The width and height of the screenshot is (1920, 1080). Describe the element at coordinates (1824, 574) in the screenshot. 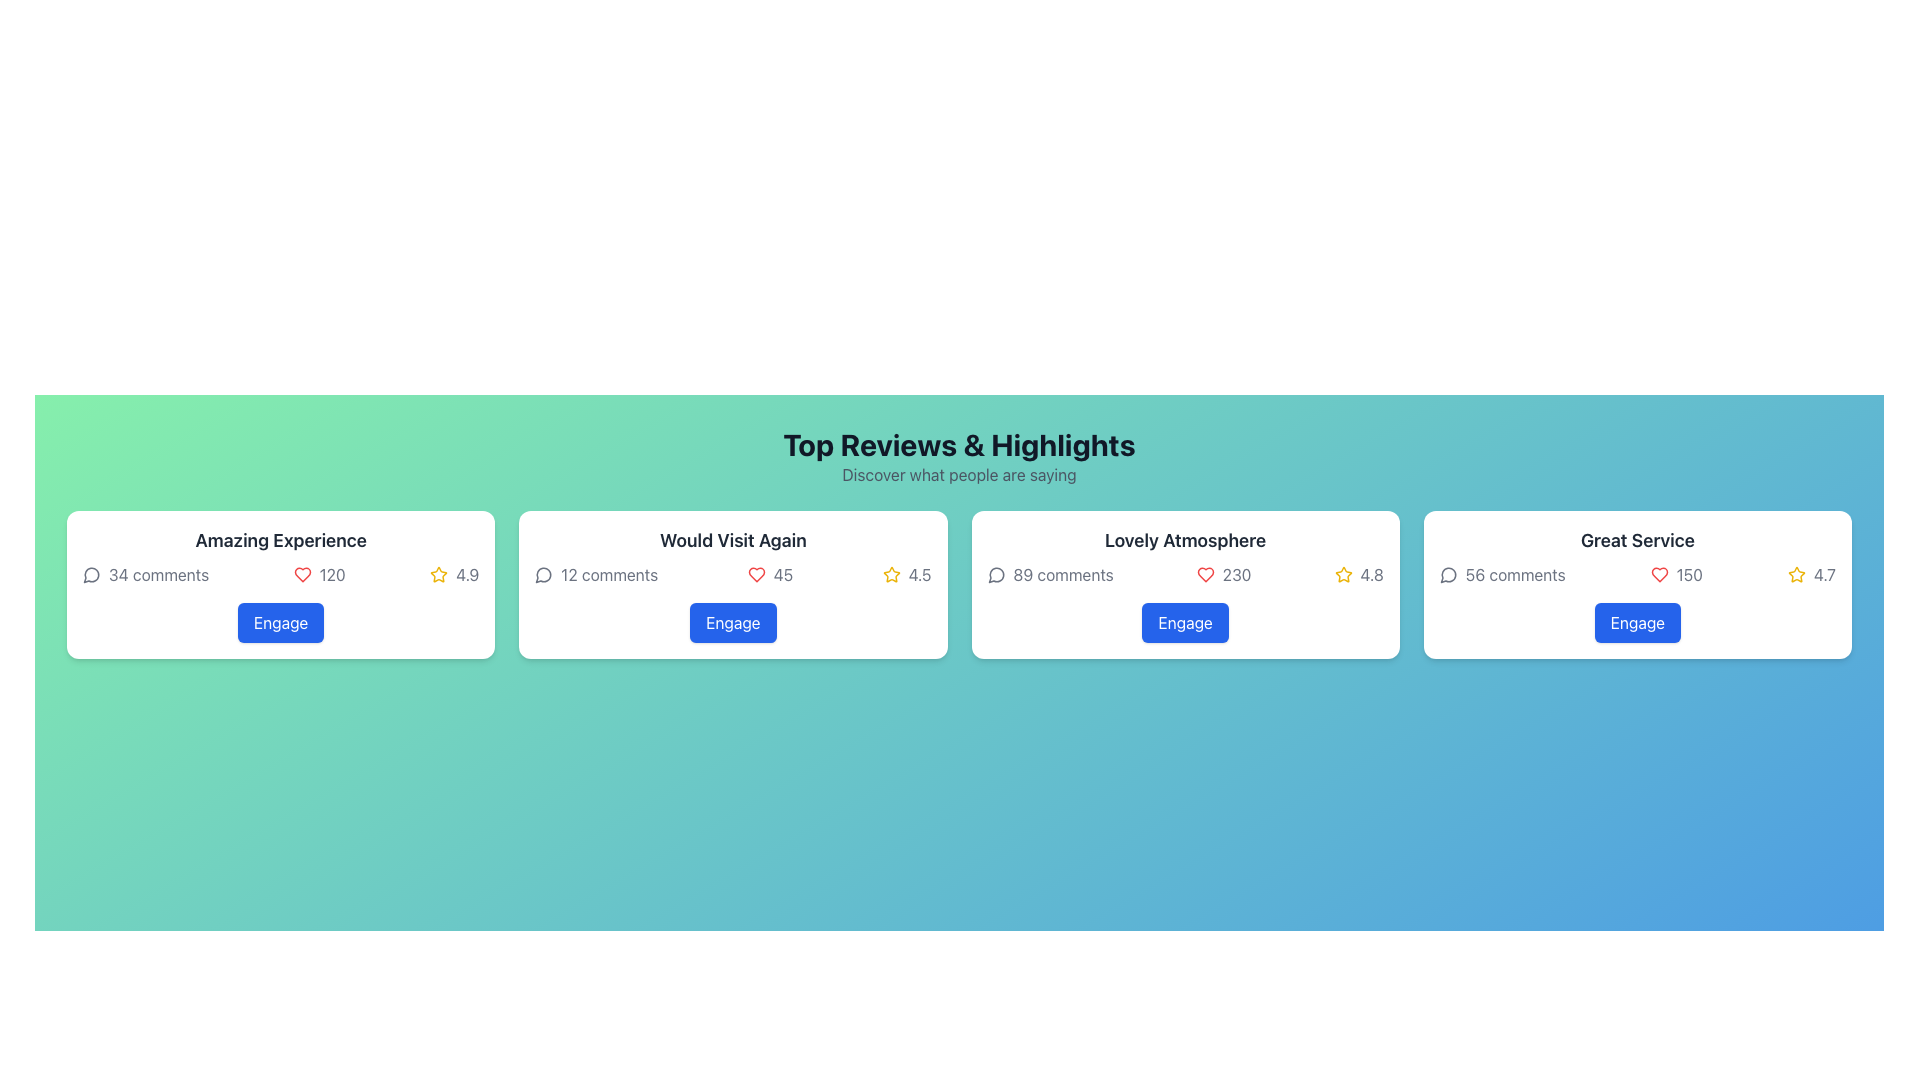

I see `the text display element showing the rating '4.7', which is gray in color and located adjacent to a star icon within the 'Great Service' review card` at that location.